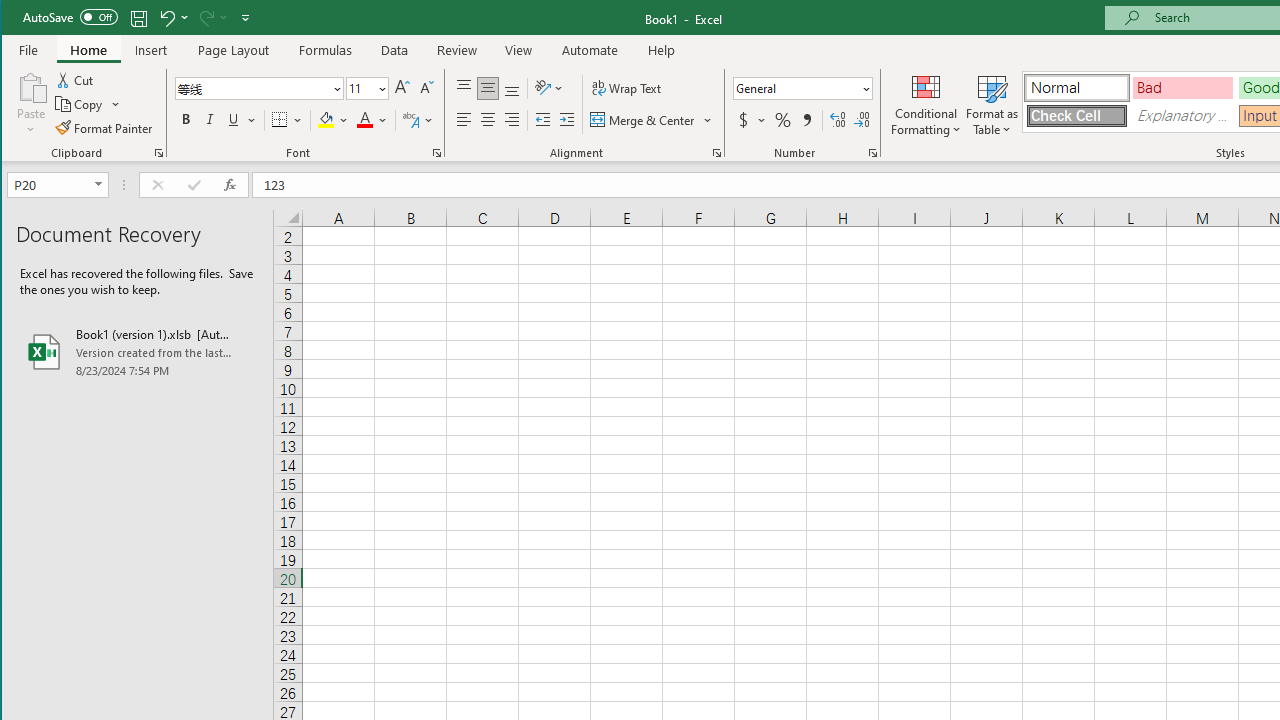 This screenshot has width=1280, height=720. Describe the element at coordinates (688, 102) in the screenshot. I see `'Insert Combo Chart'` at that location.